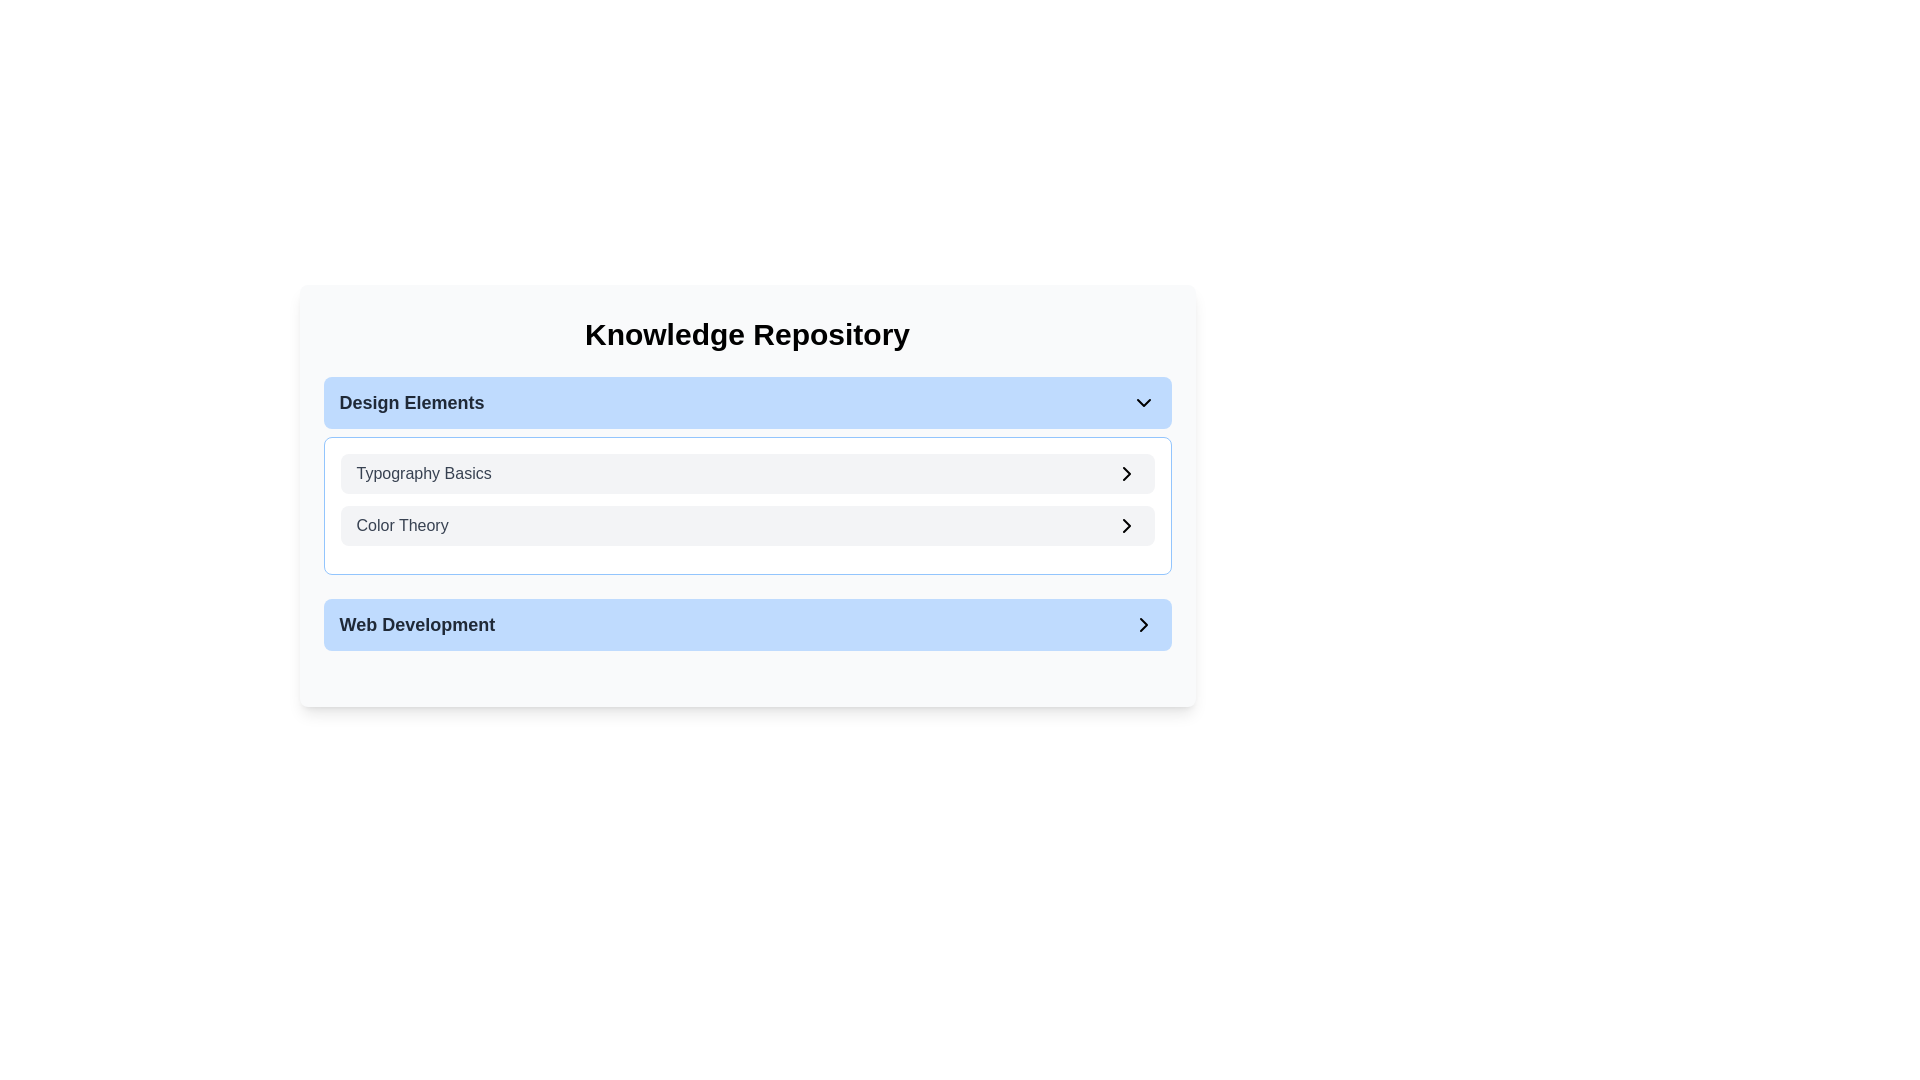 This screenshot has height=1080, width=1920. What do you see at coordinates (1143, 402) in the screenshot?
I see `the chevron dropdown toggle icon located at the far right of the 'Design Elements' section` at bounding box center [1143, 402].